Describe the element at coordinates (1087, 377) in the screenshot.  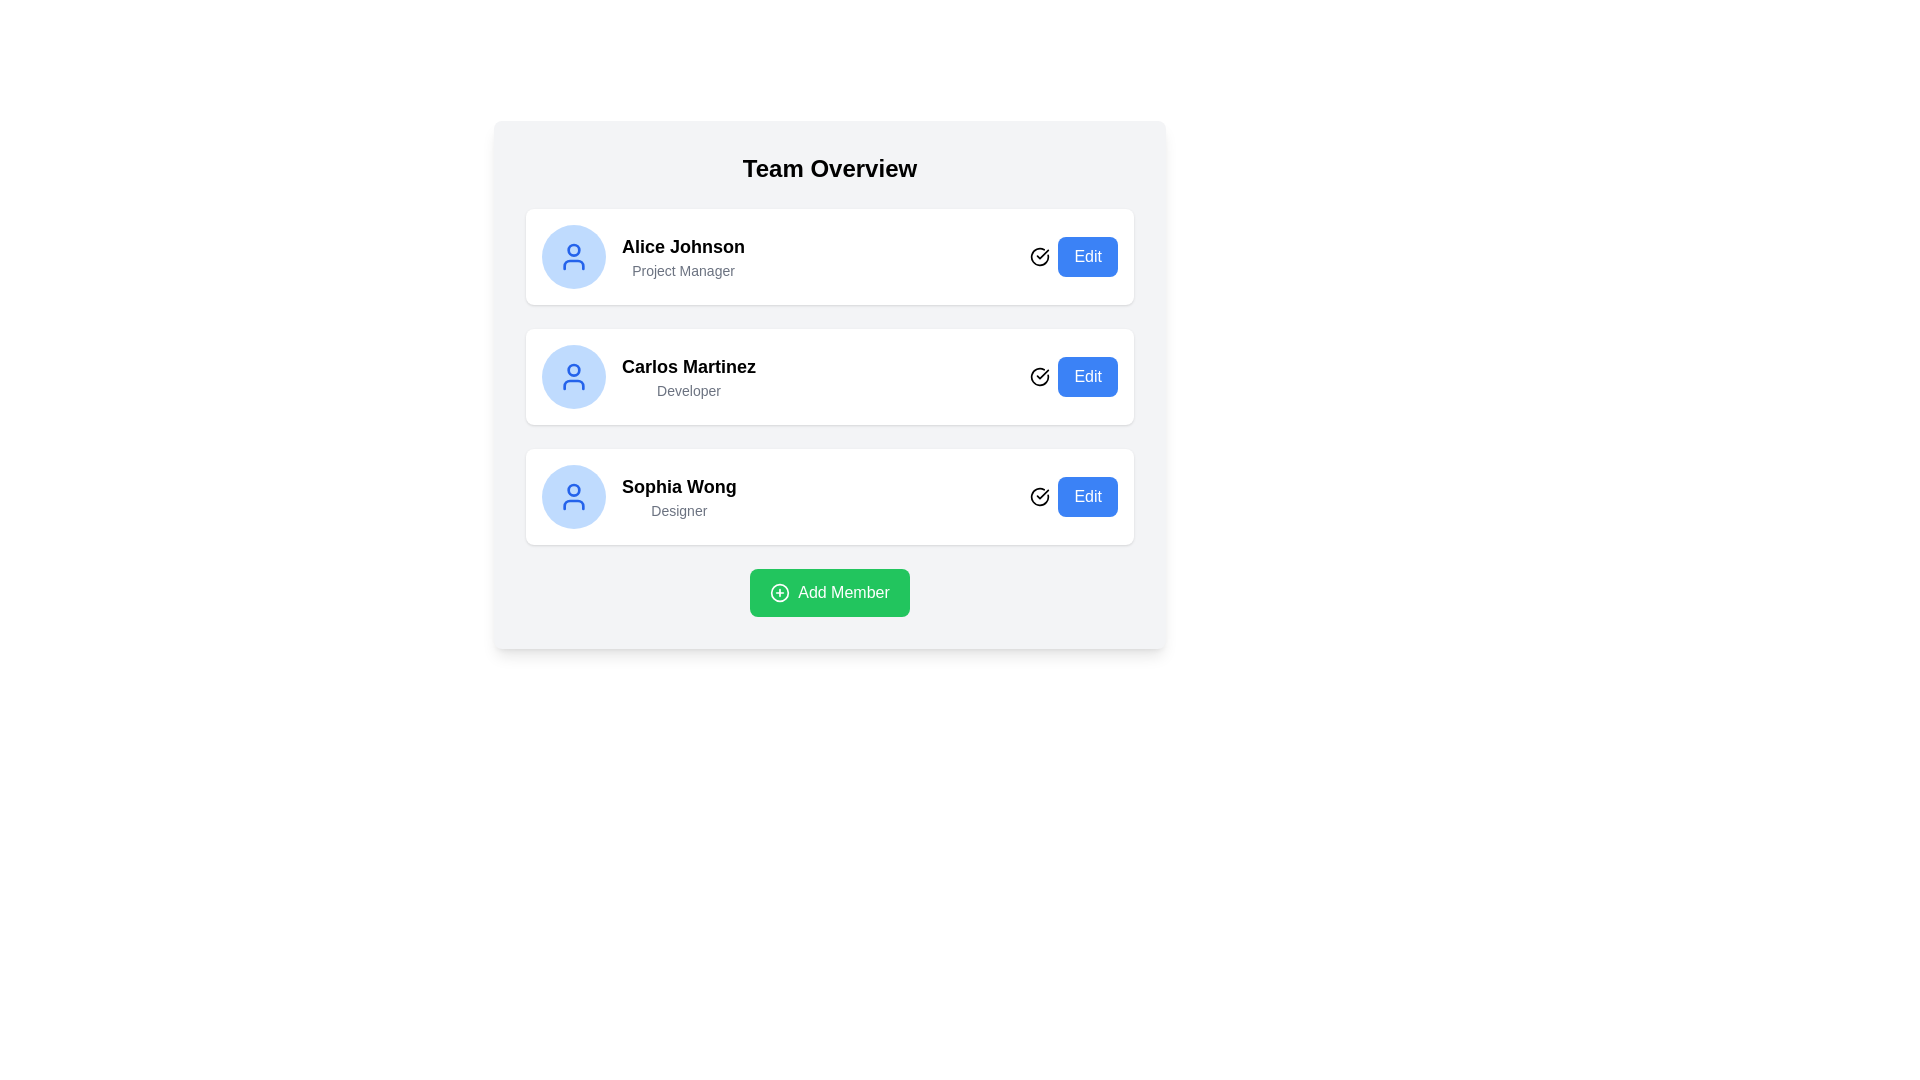
I see `the 'Edit' button` at that location.